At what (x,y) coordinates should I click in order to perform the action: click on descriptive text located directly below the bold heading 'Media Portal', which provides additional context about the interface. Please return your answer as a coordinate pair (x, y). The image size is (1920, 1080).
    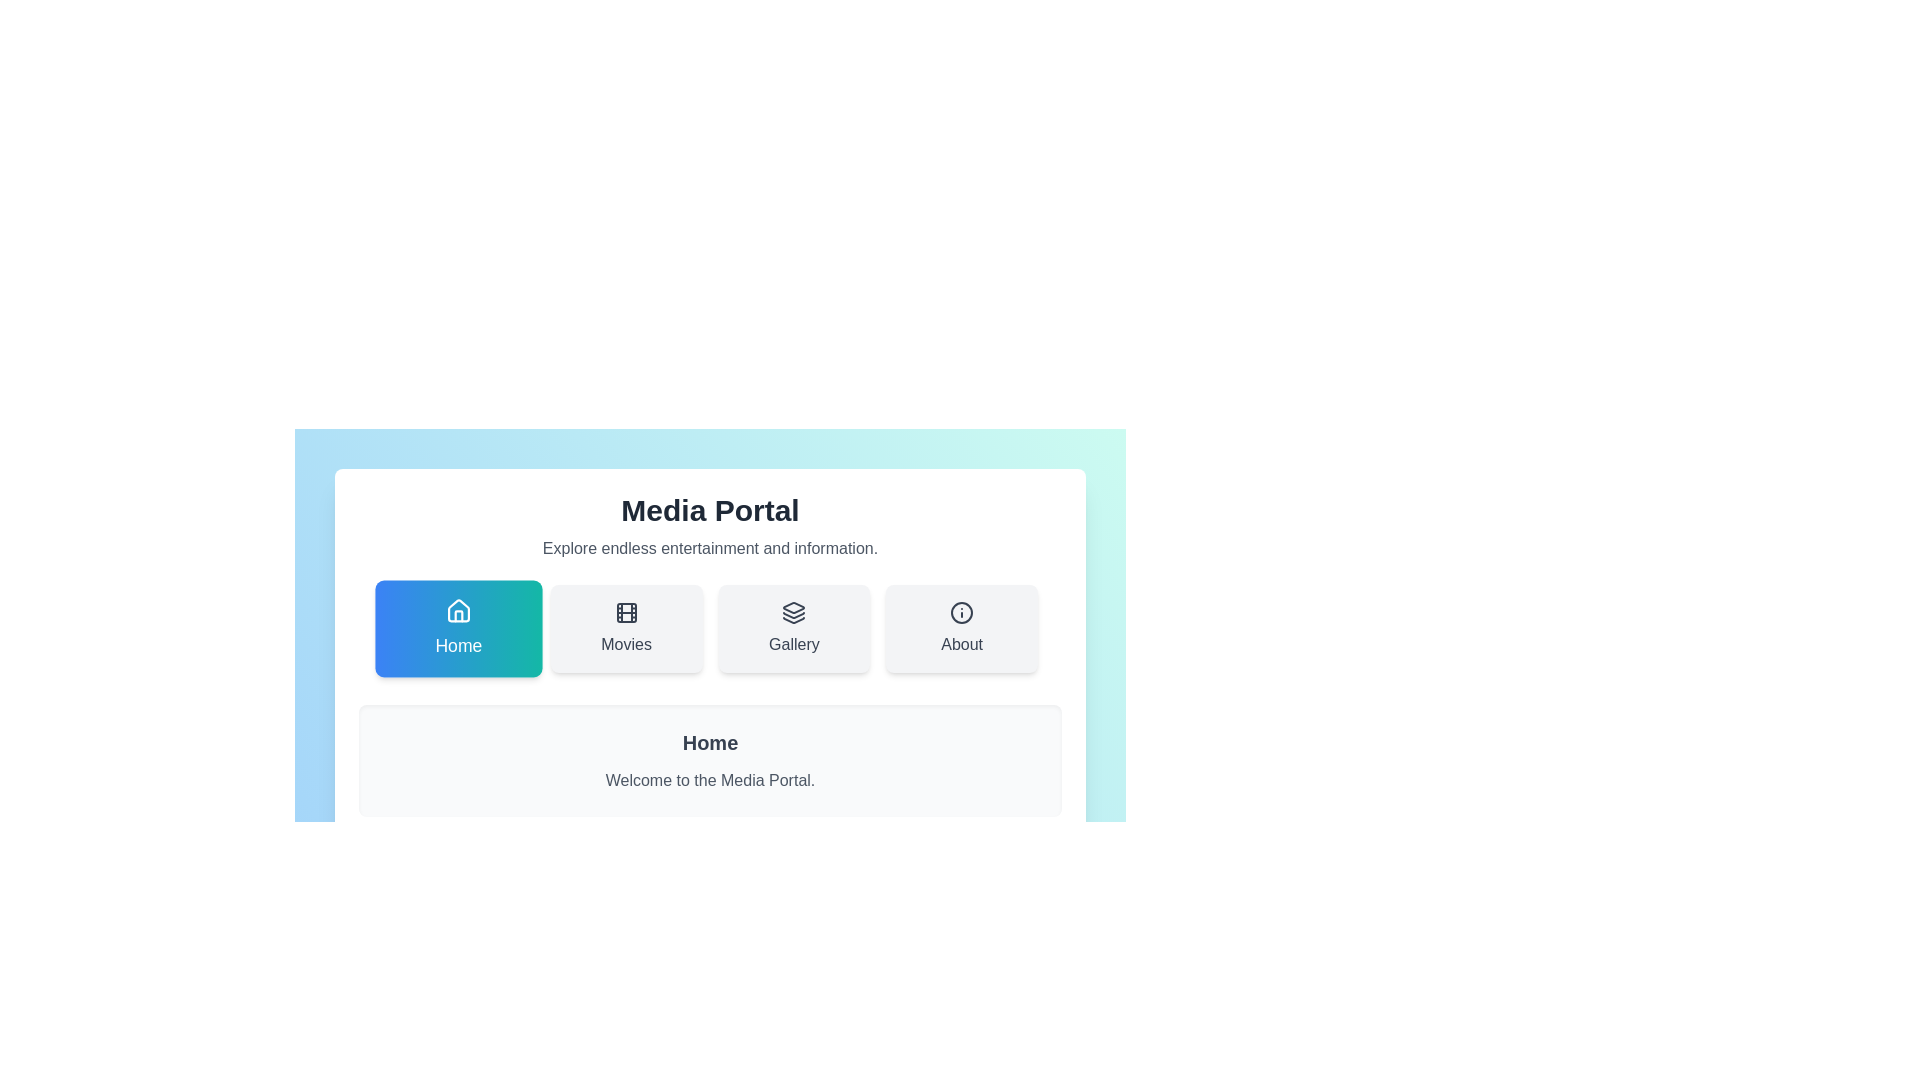
    Looking at the image, I should click on (710, 548).